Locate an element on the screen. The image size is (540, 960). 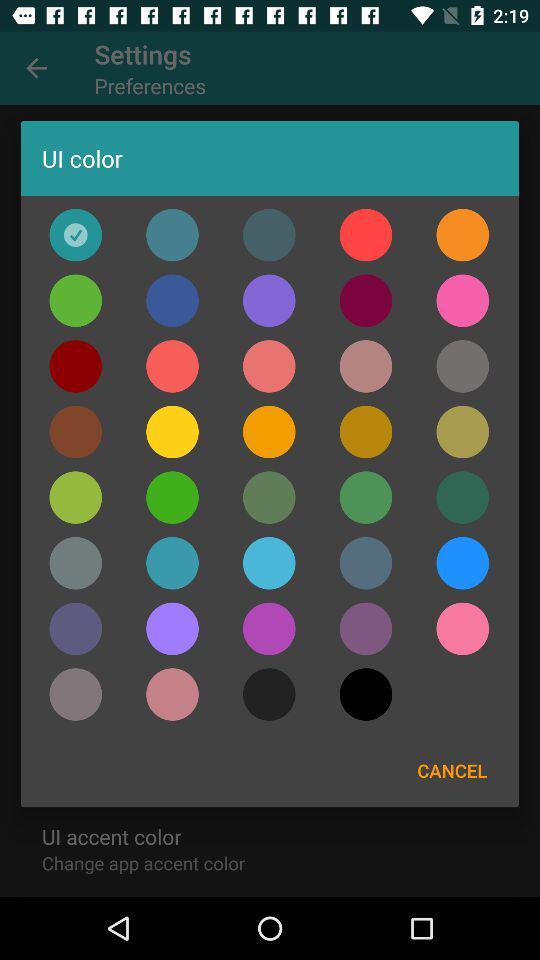
yellow colour fot the settings is located at coordinates (269, 432).